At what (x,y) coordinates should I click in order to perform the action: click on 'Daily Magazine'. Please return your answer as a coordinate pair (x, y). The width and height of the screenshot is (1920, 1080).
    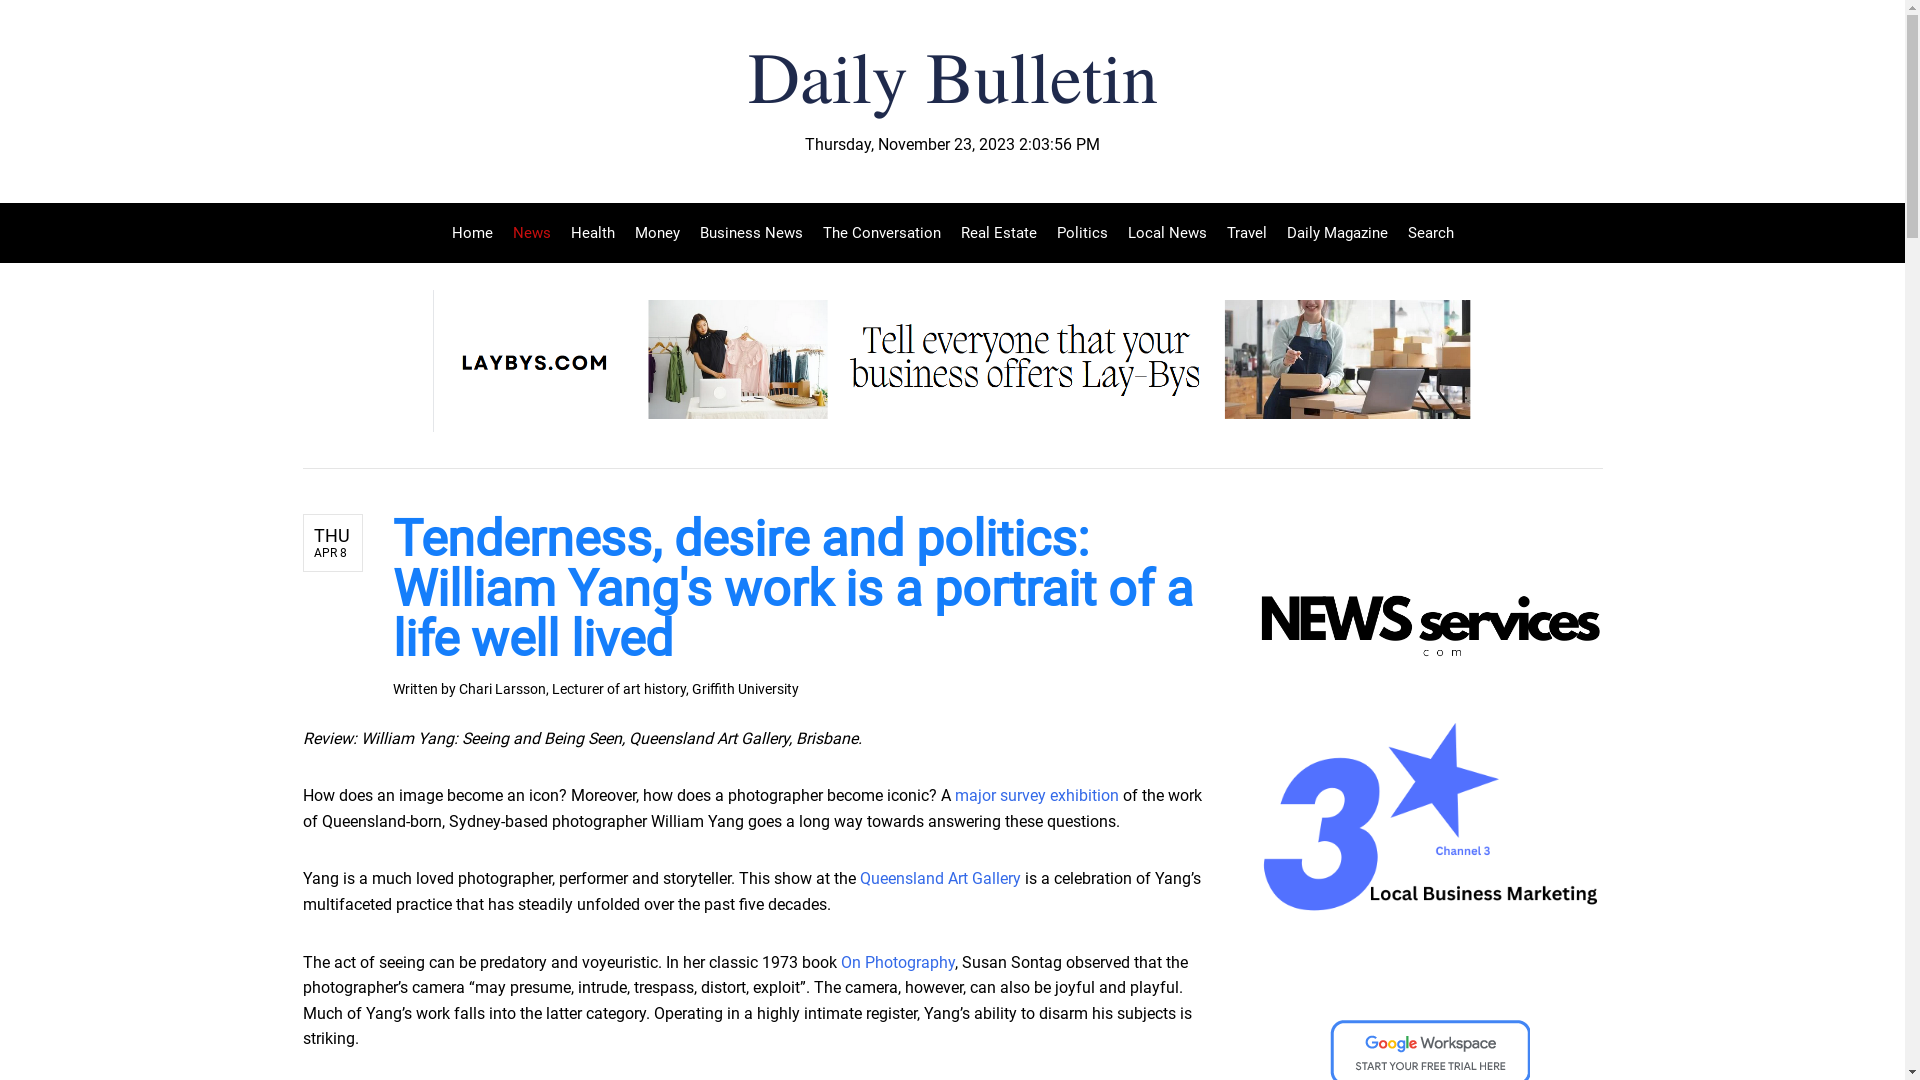
    Looking at the image, I should click on (1275, 231).